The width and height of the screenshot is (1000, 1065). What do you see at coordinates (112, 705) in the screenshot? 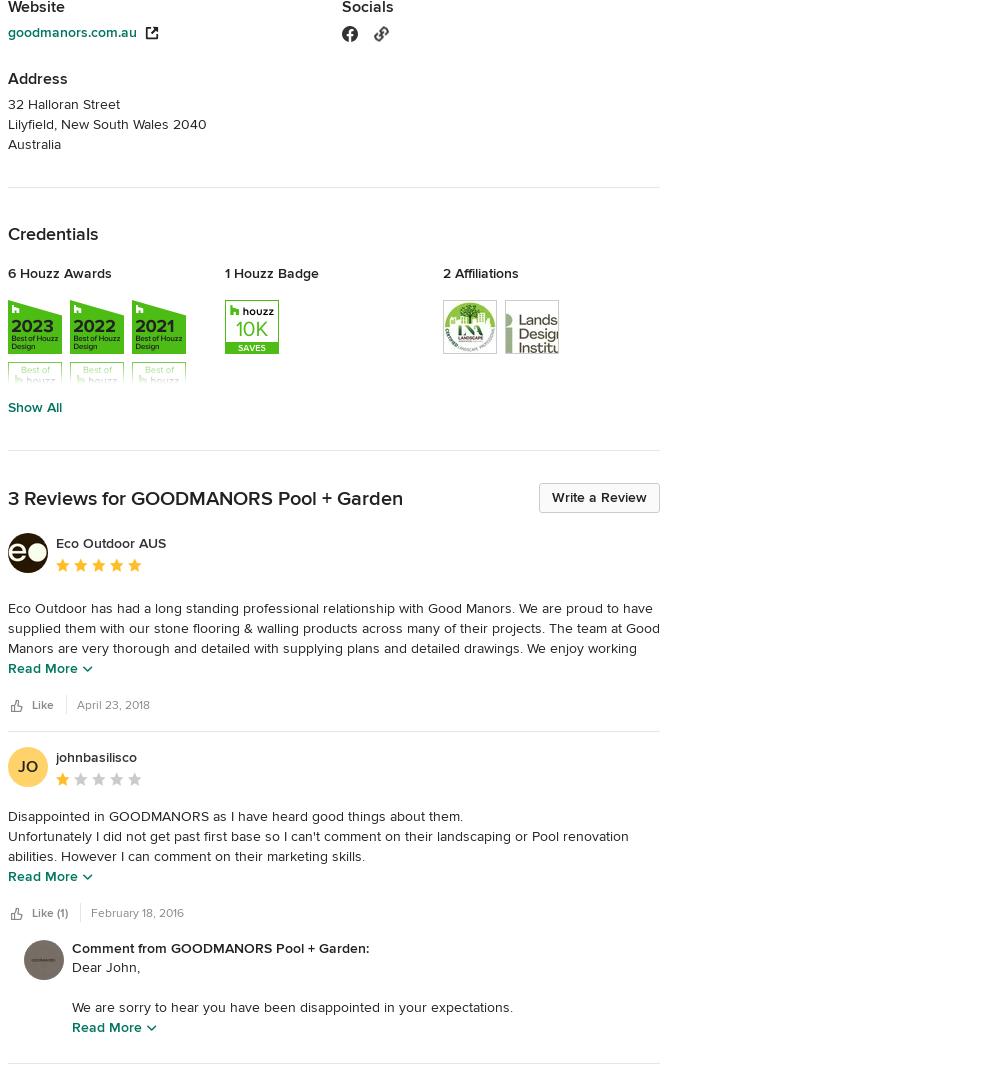
I see `'April 23, 2018'` at bounding box center [112, 705].